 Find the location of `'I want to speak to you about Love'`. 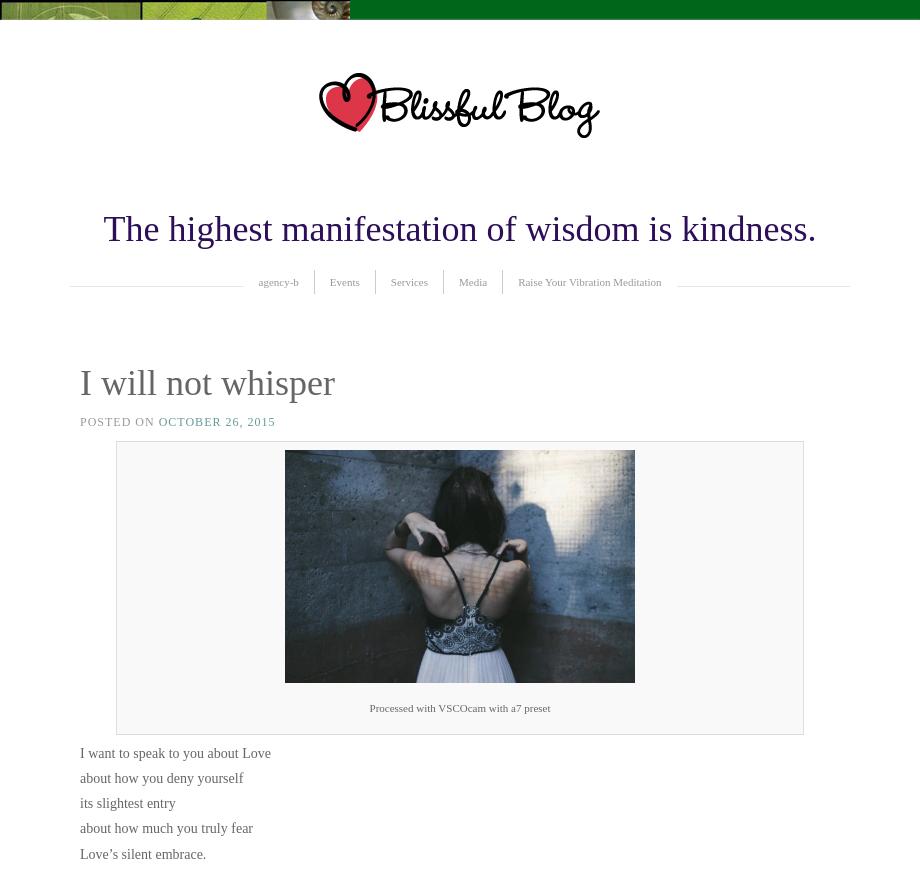

'I want to speak to you about Love' is located at coordinates (173, 752).